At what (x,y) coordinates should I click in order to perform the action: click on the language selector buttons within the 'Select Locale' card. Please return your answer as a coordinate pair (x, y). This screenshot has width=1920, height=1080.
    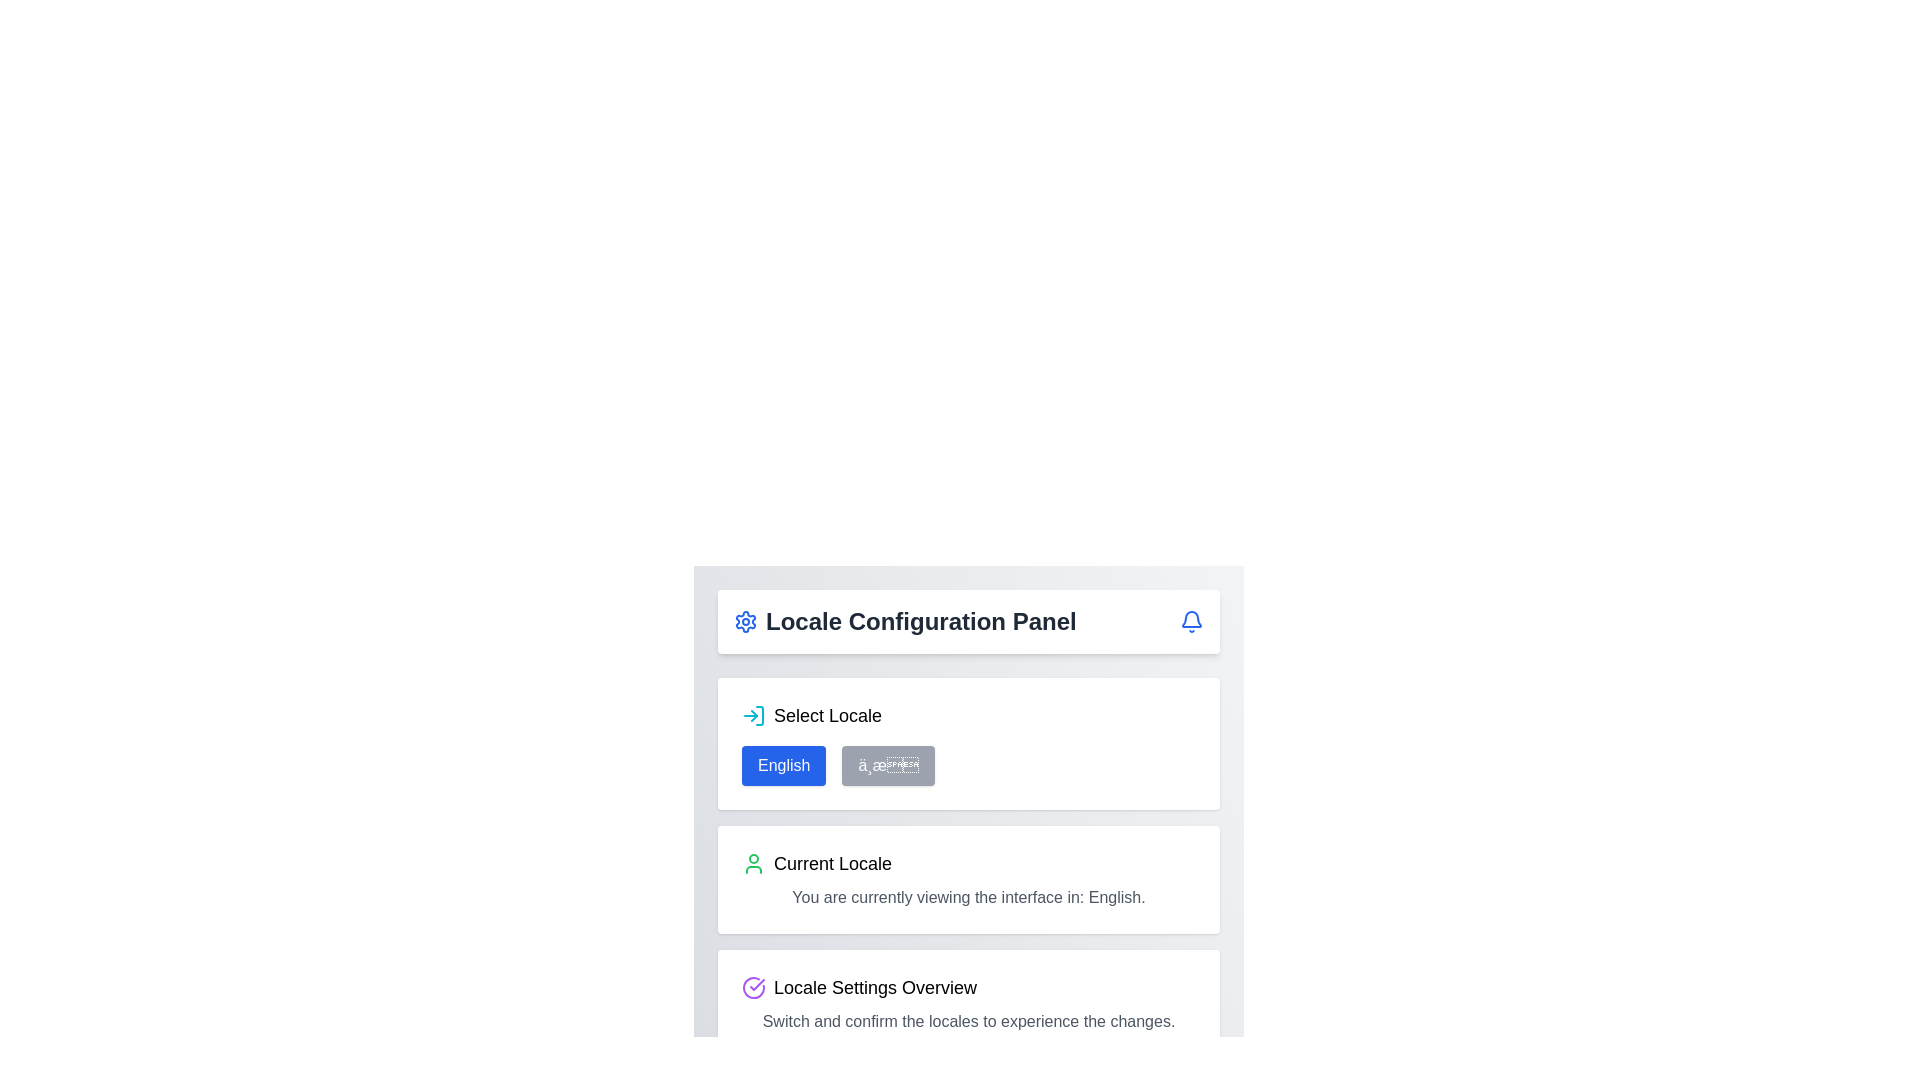
    Looking at the image, I should click on (969, 765).